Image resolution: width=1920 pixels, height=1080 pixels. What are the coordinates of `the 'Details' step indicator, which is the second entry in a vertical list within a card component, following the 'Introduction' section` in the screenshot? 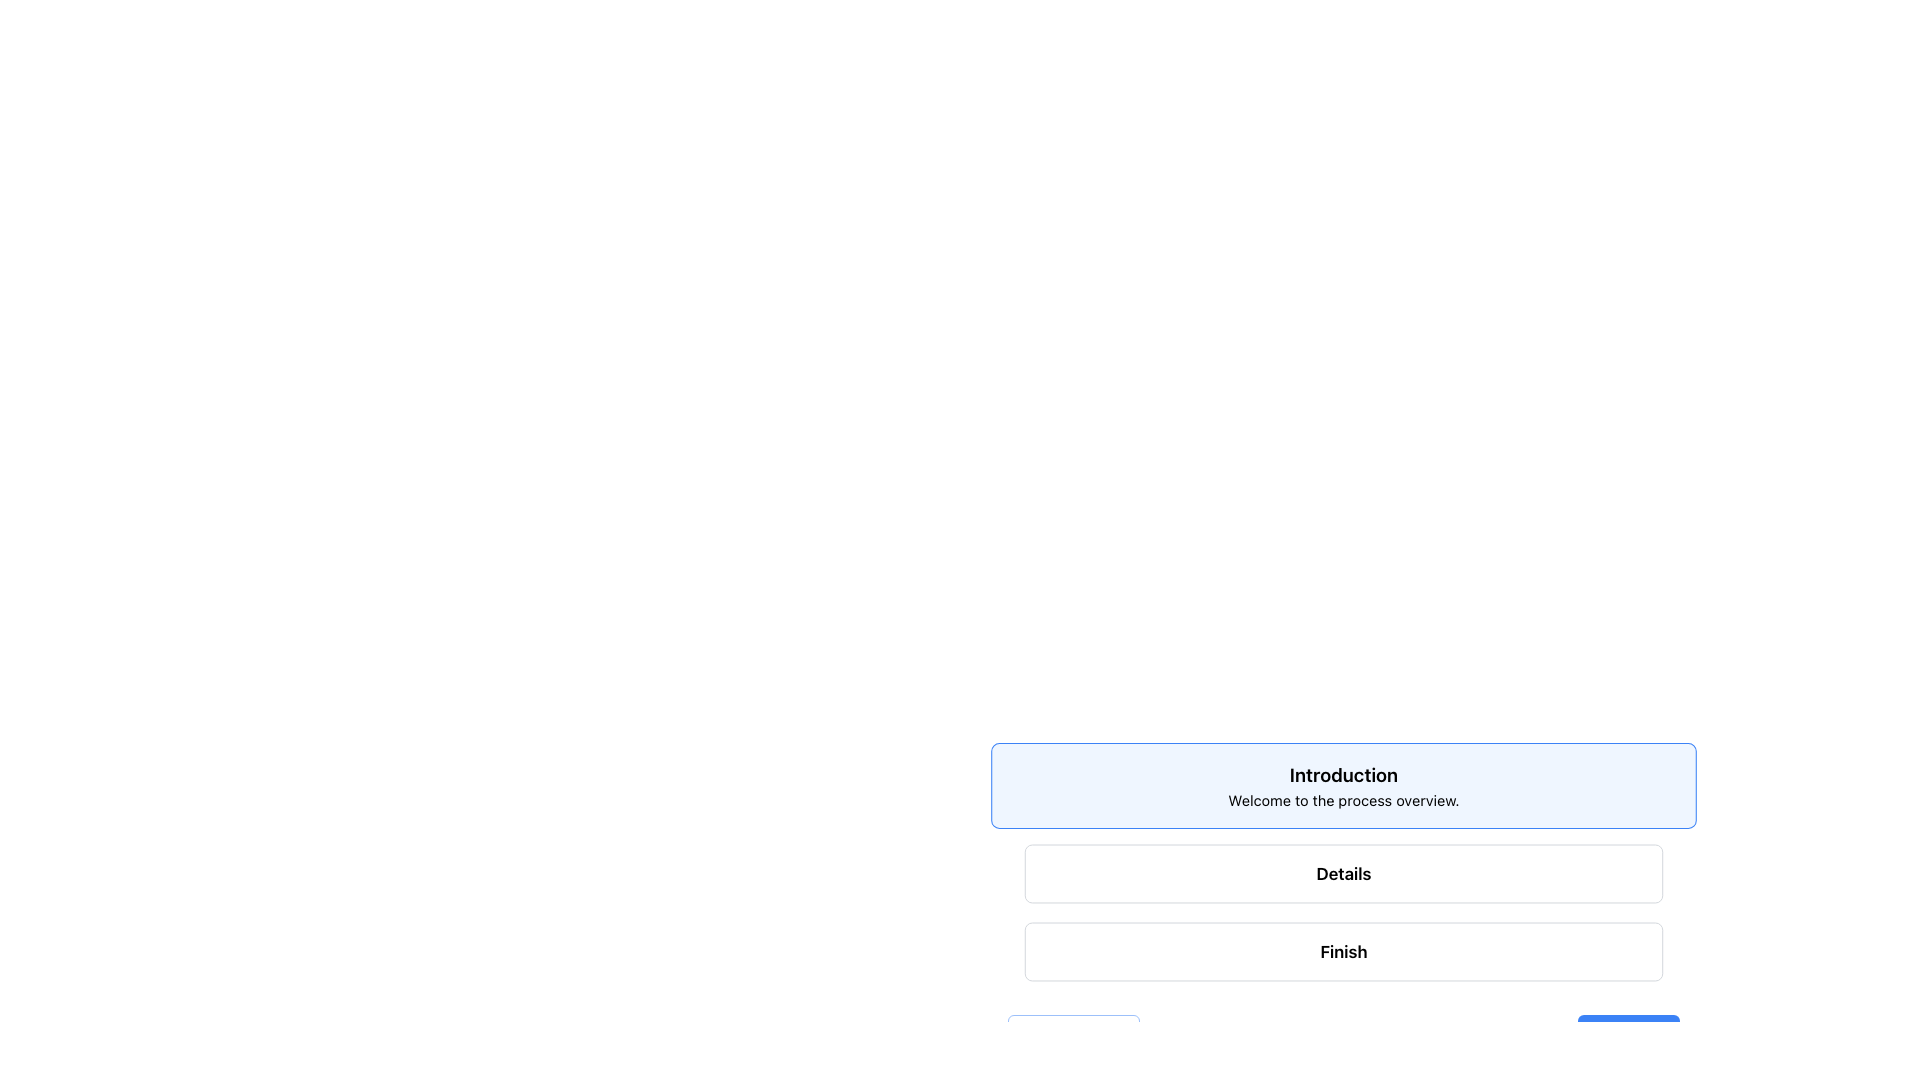 It's located at (1343, 901).